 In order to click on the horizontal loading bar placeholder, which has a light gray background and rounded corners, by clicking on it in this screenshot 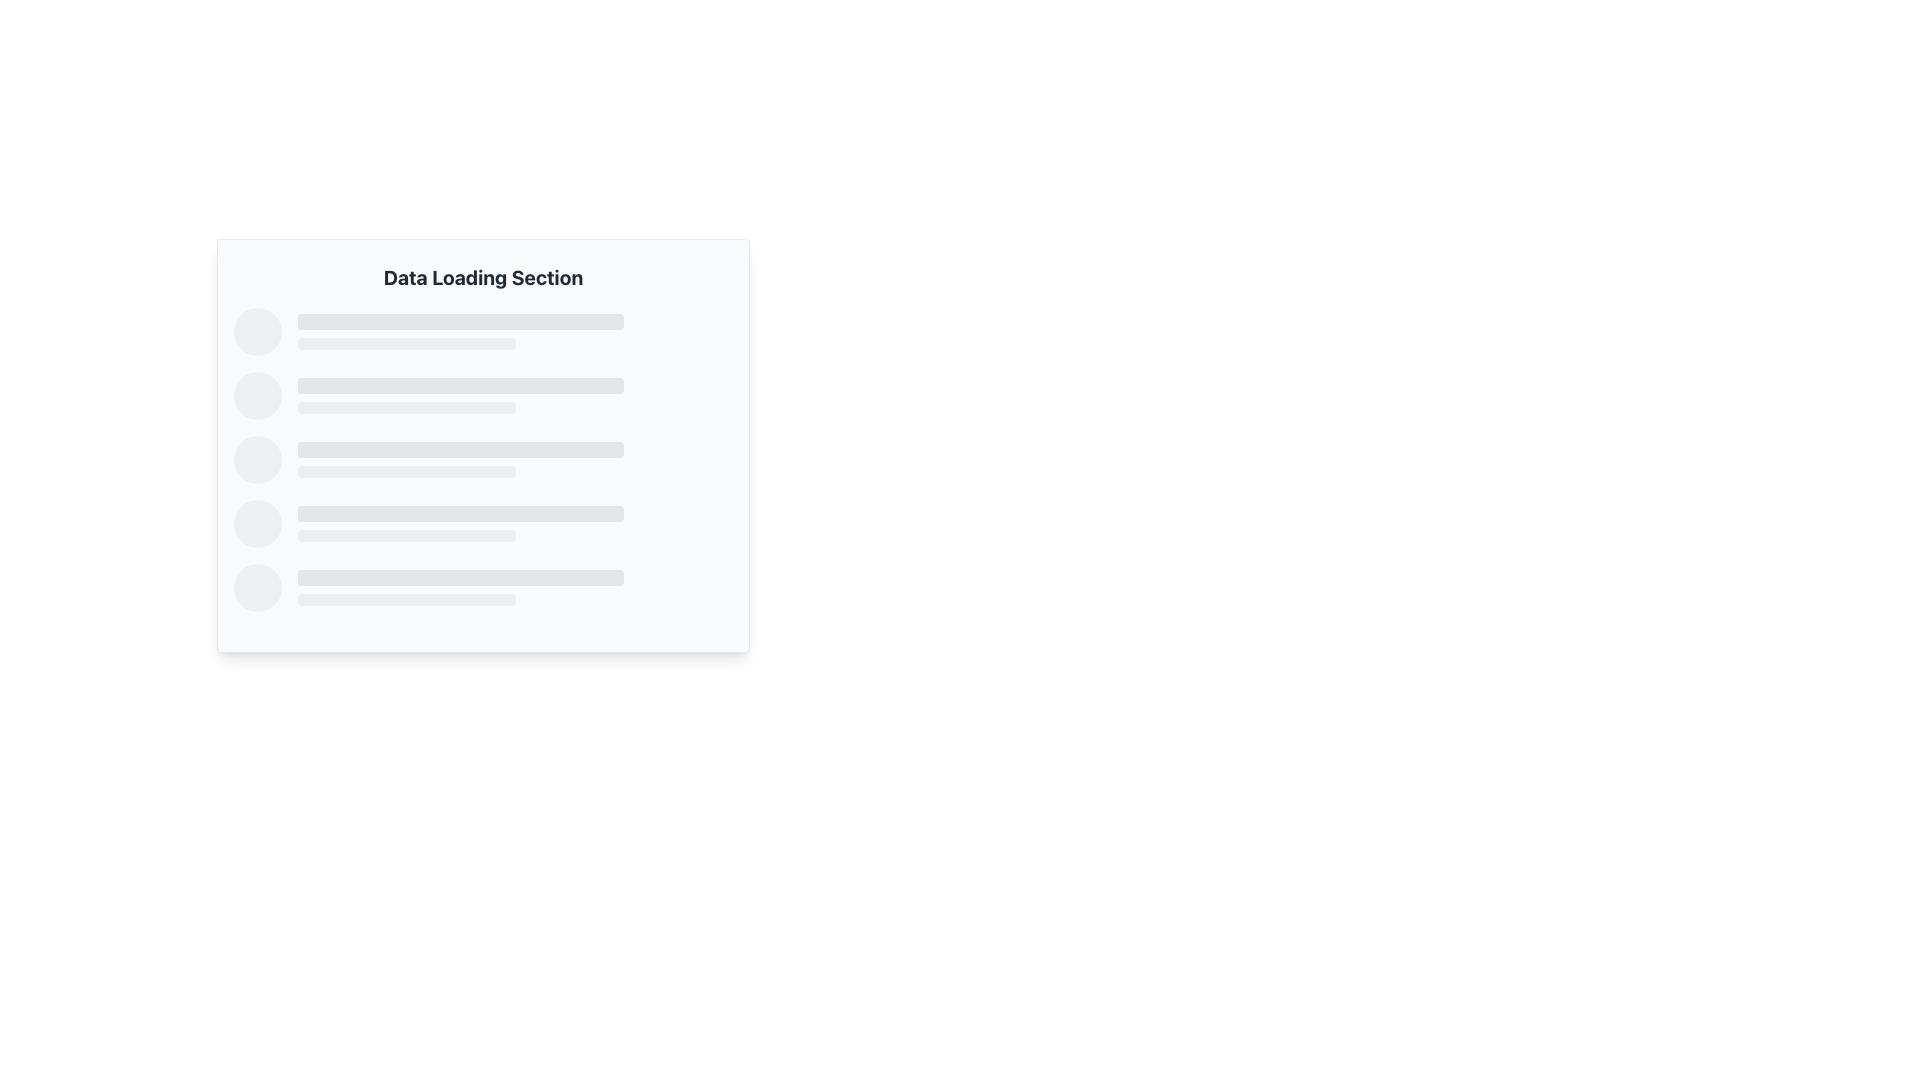, I will do `click(460, 385)`.